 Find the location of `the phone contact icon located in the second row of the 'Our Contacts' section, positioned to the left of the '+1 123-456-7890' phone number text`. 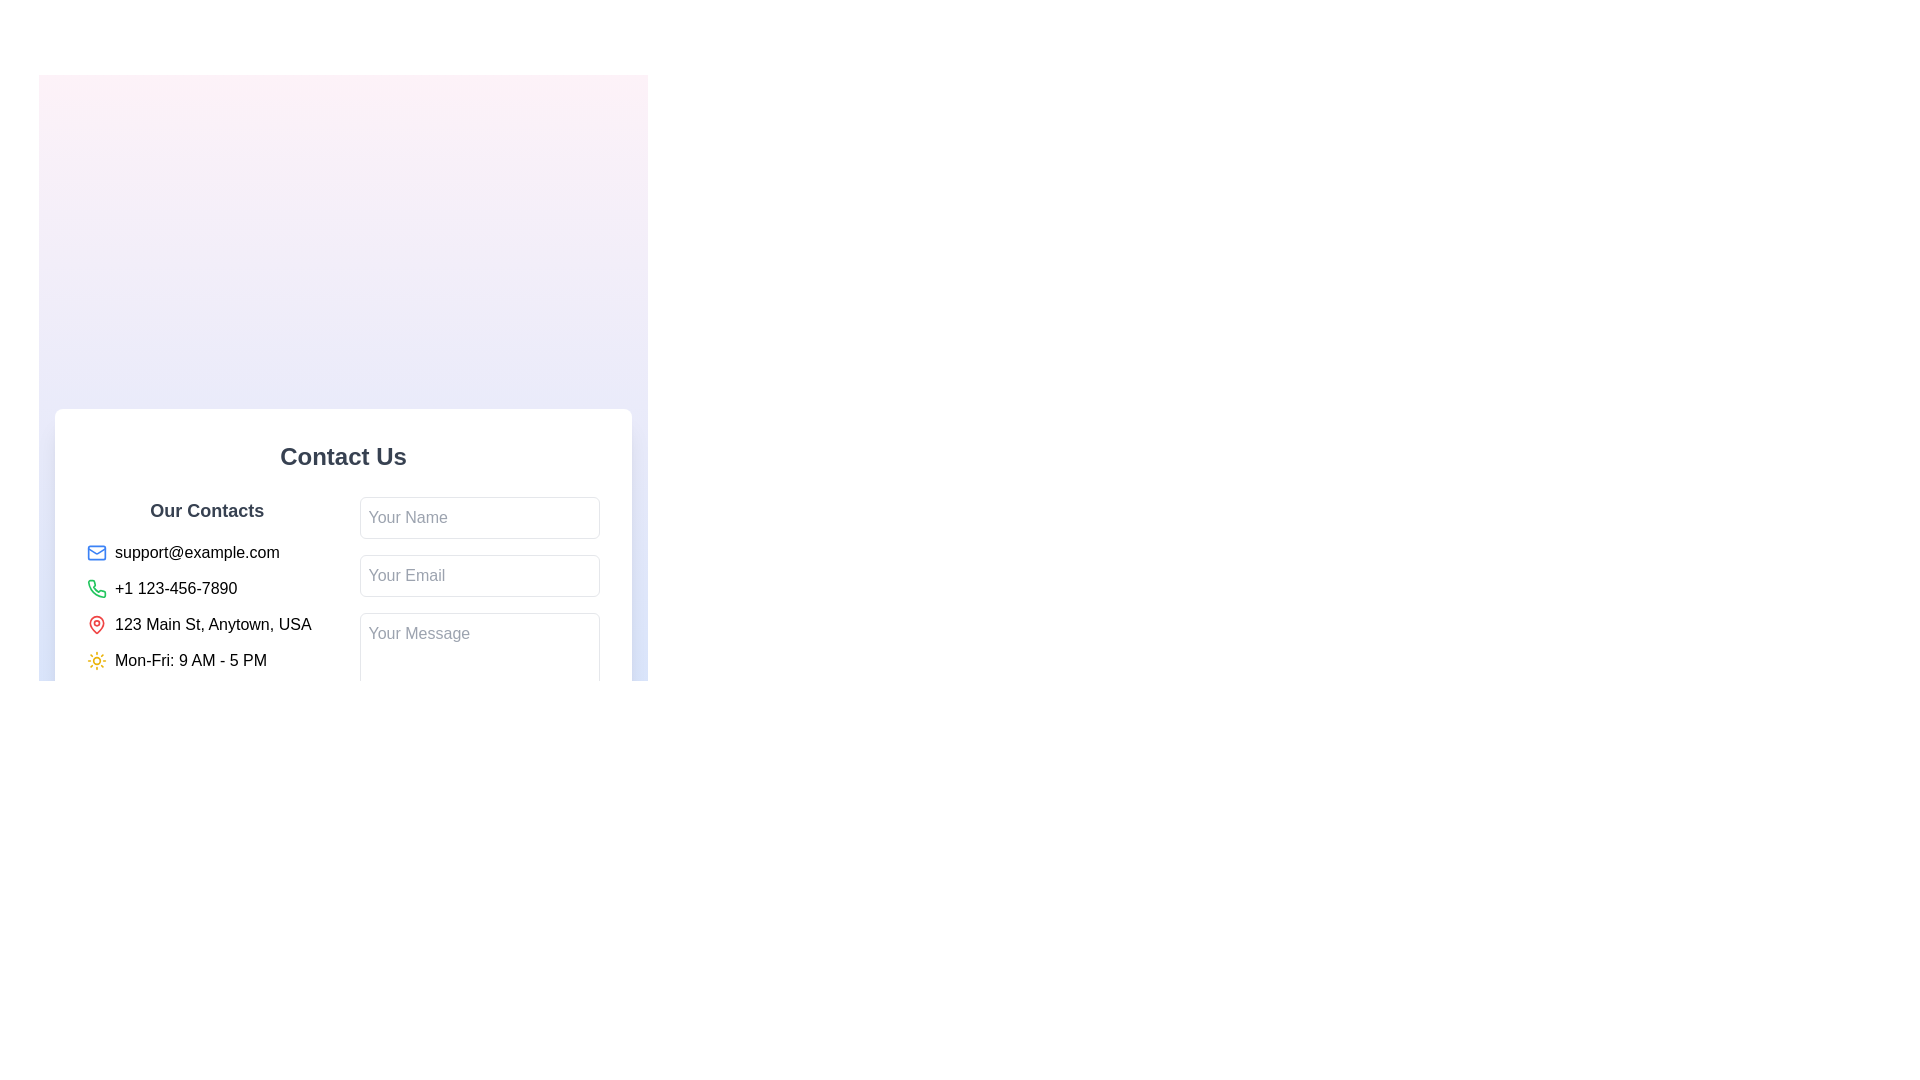

the phone contact icon located in the second row of the 'Our Contacts' section, positioned to the left of the '+1 123-456-7890' phone number text is located at coordinates (95, 587).